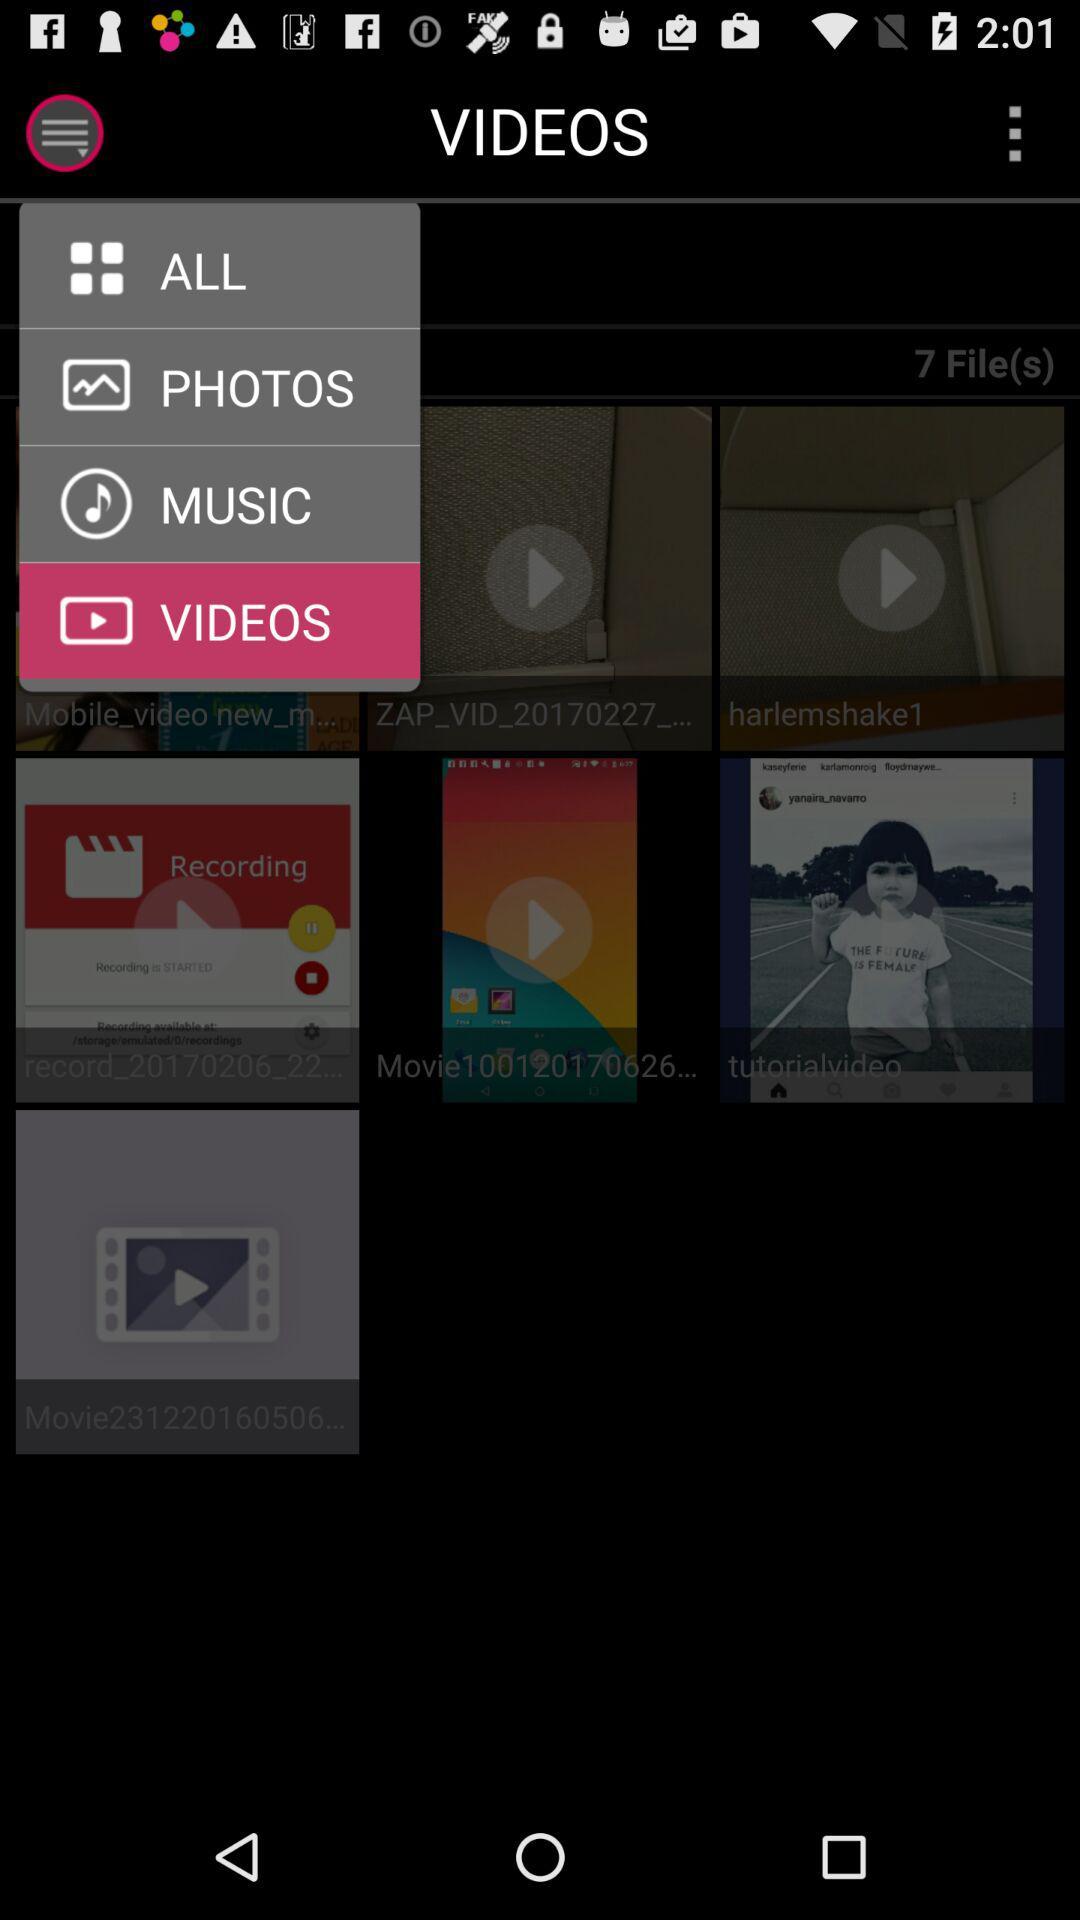 The width and height of the screenshot is (1080, 1920). What do you see at coordinates (219, 561) in the screenshot?
I see `videos menu` at bounding box center [219, 561].